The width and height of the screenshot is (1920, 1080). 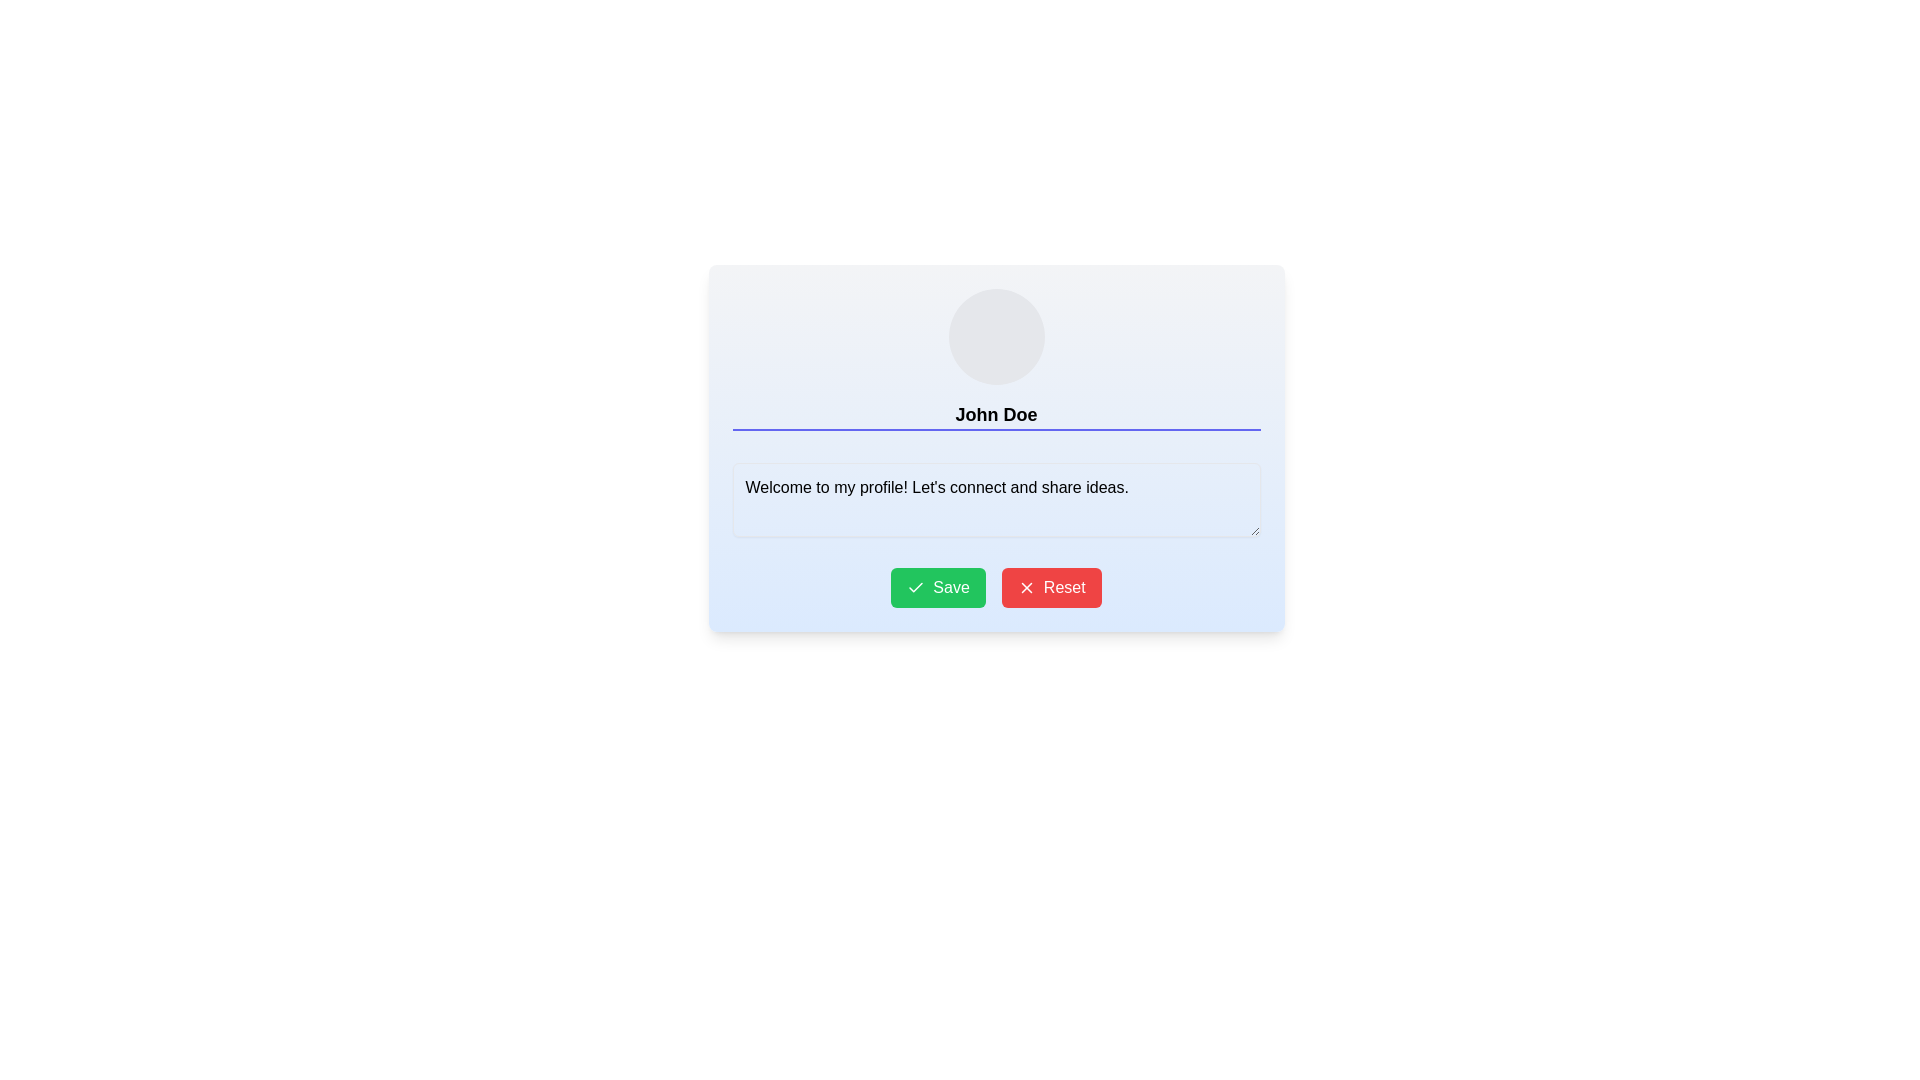 What do you see at coordinates (1026, 586) in the screenshot?
I see `the 'X' SVG icon located within the 'Reset' button, which is styled with a red stroke and positioned to the left of the button's label text` at bounding box center [1026, 586].